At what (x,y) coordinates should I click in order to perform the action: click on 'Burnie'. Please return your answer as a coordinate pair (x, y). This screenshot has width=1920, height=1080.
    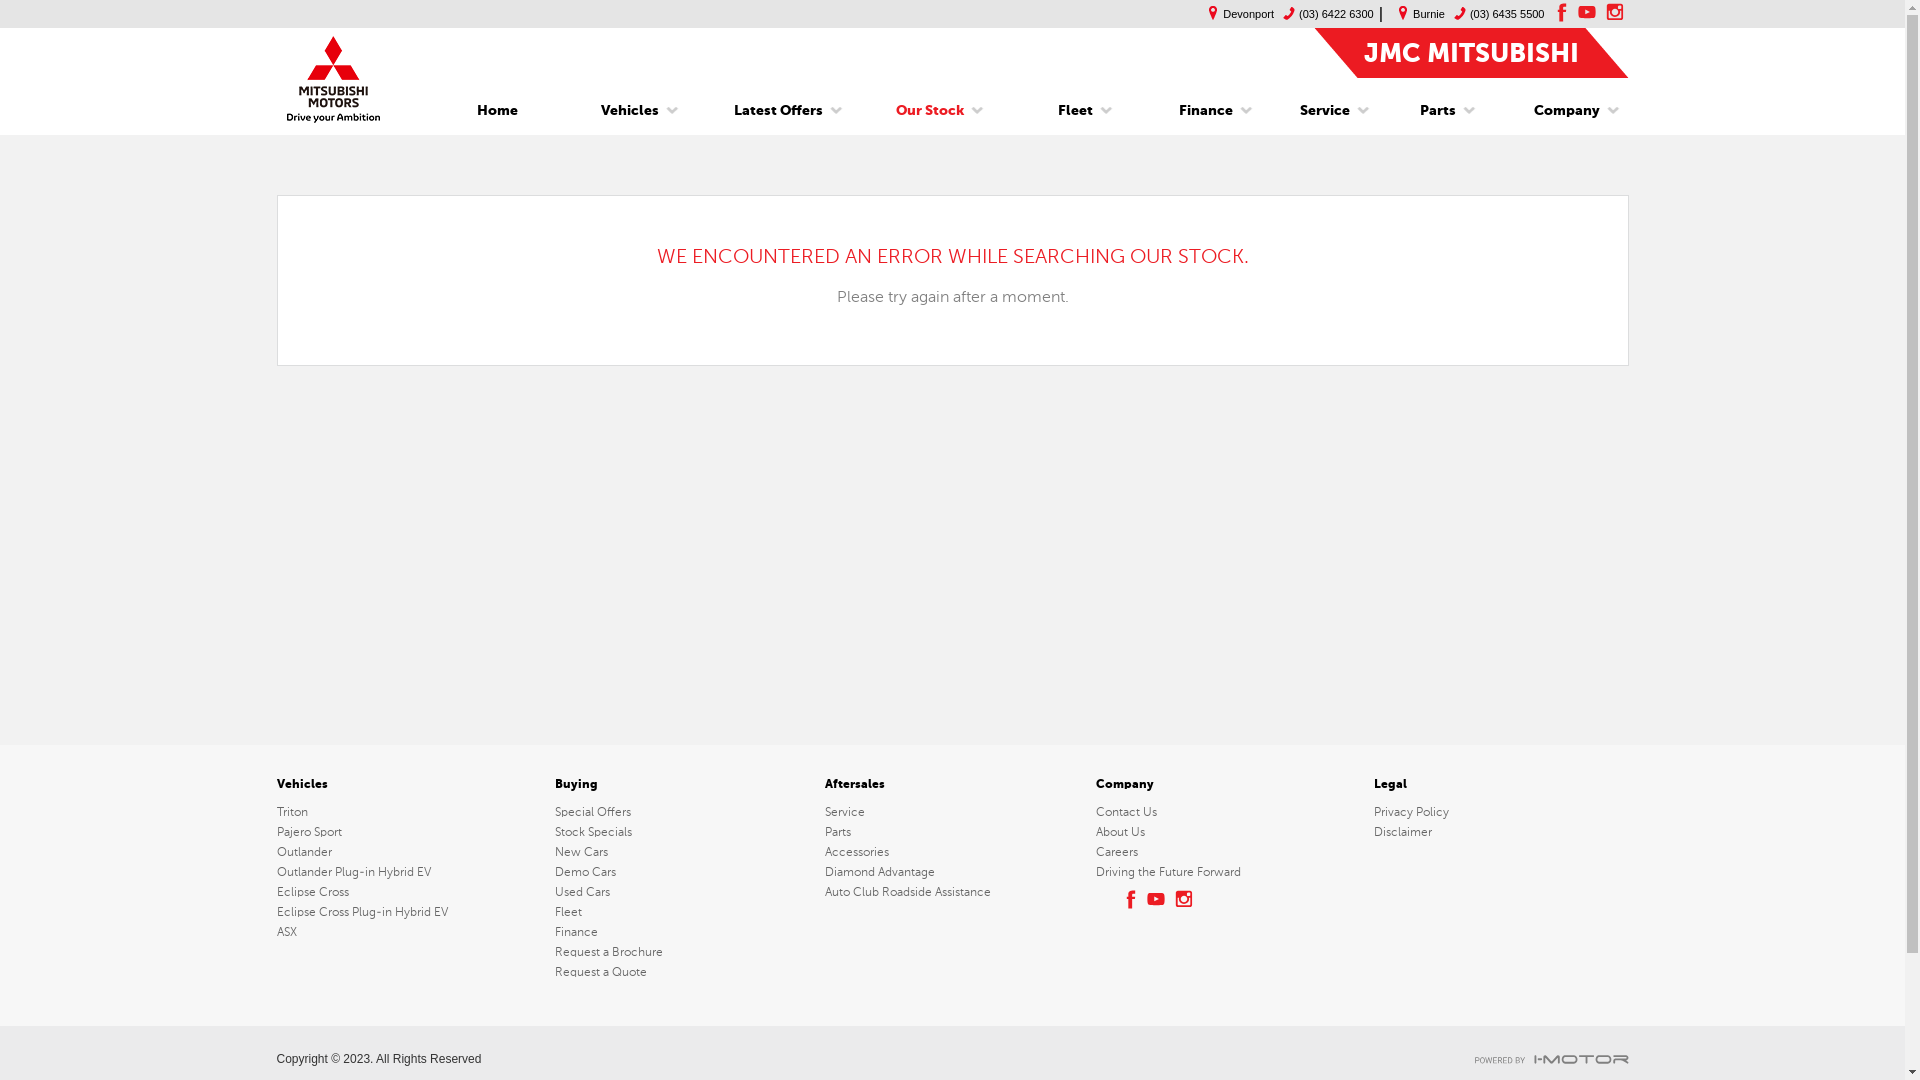
    Looking at the image, I should click on (1415, 14).